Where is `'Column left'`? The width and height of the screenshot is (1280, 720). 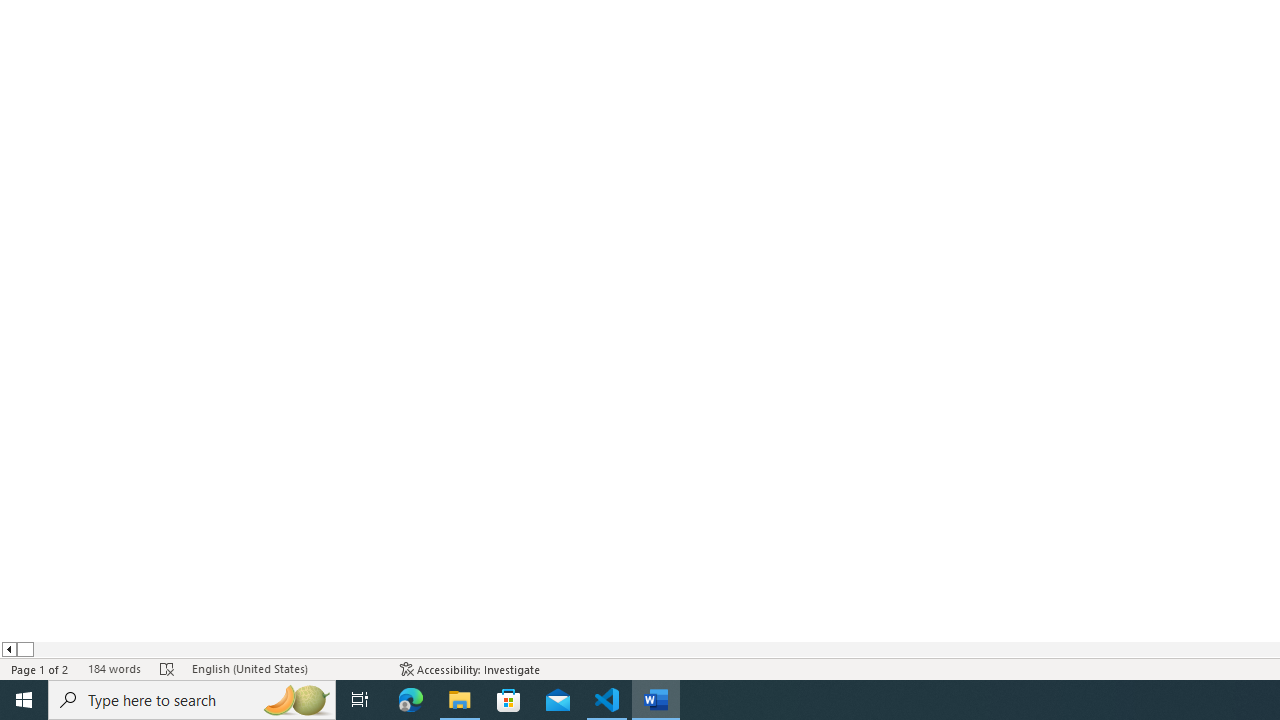
'Column left' is located at coordinates (8, 649).